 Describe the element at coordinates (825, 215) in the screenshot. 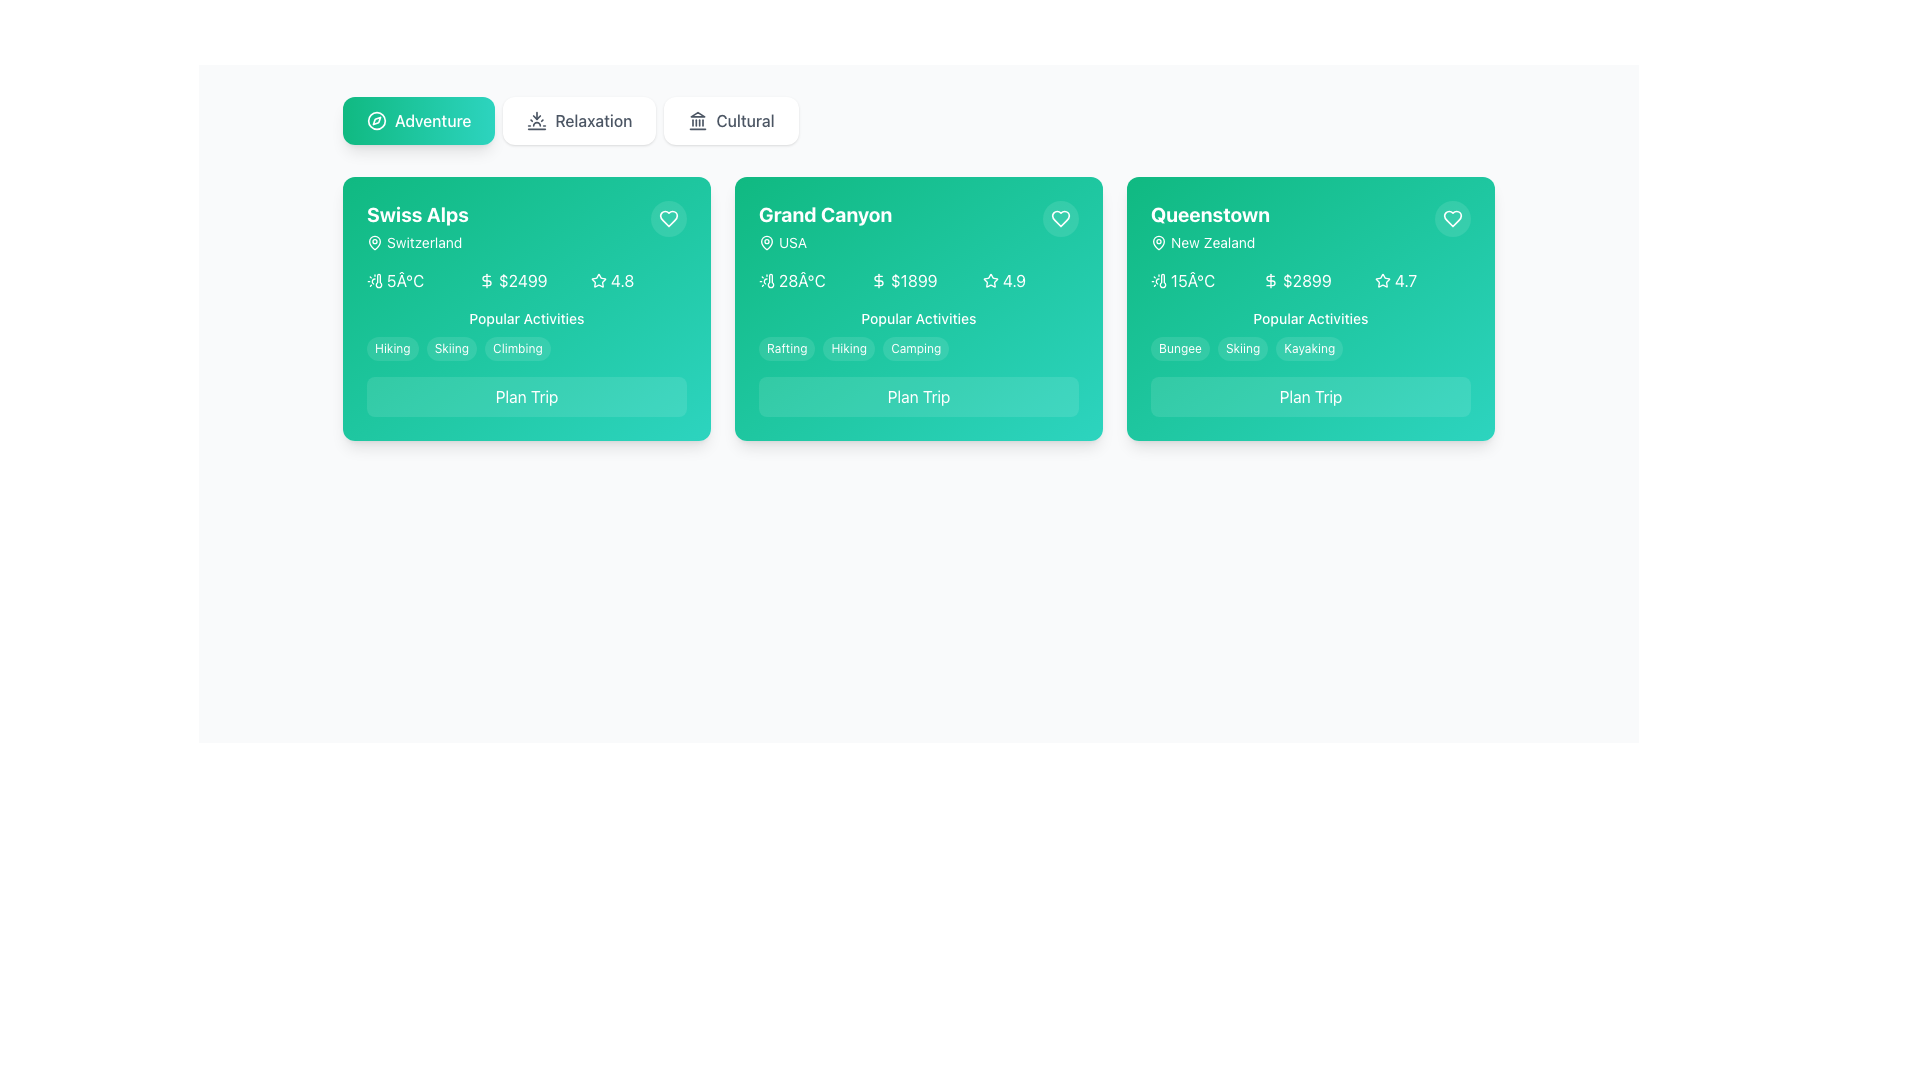

I see `the 'Grand Canyon' text label, which is prominently styled in bold white font against a green background, located in the center of the highlighted card` at that location.